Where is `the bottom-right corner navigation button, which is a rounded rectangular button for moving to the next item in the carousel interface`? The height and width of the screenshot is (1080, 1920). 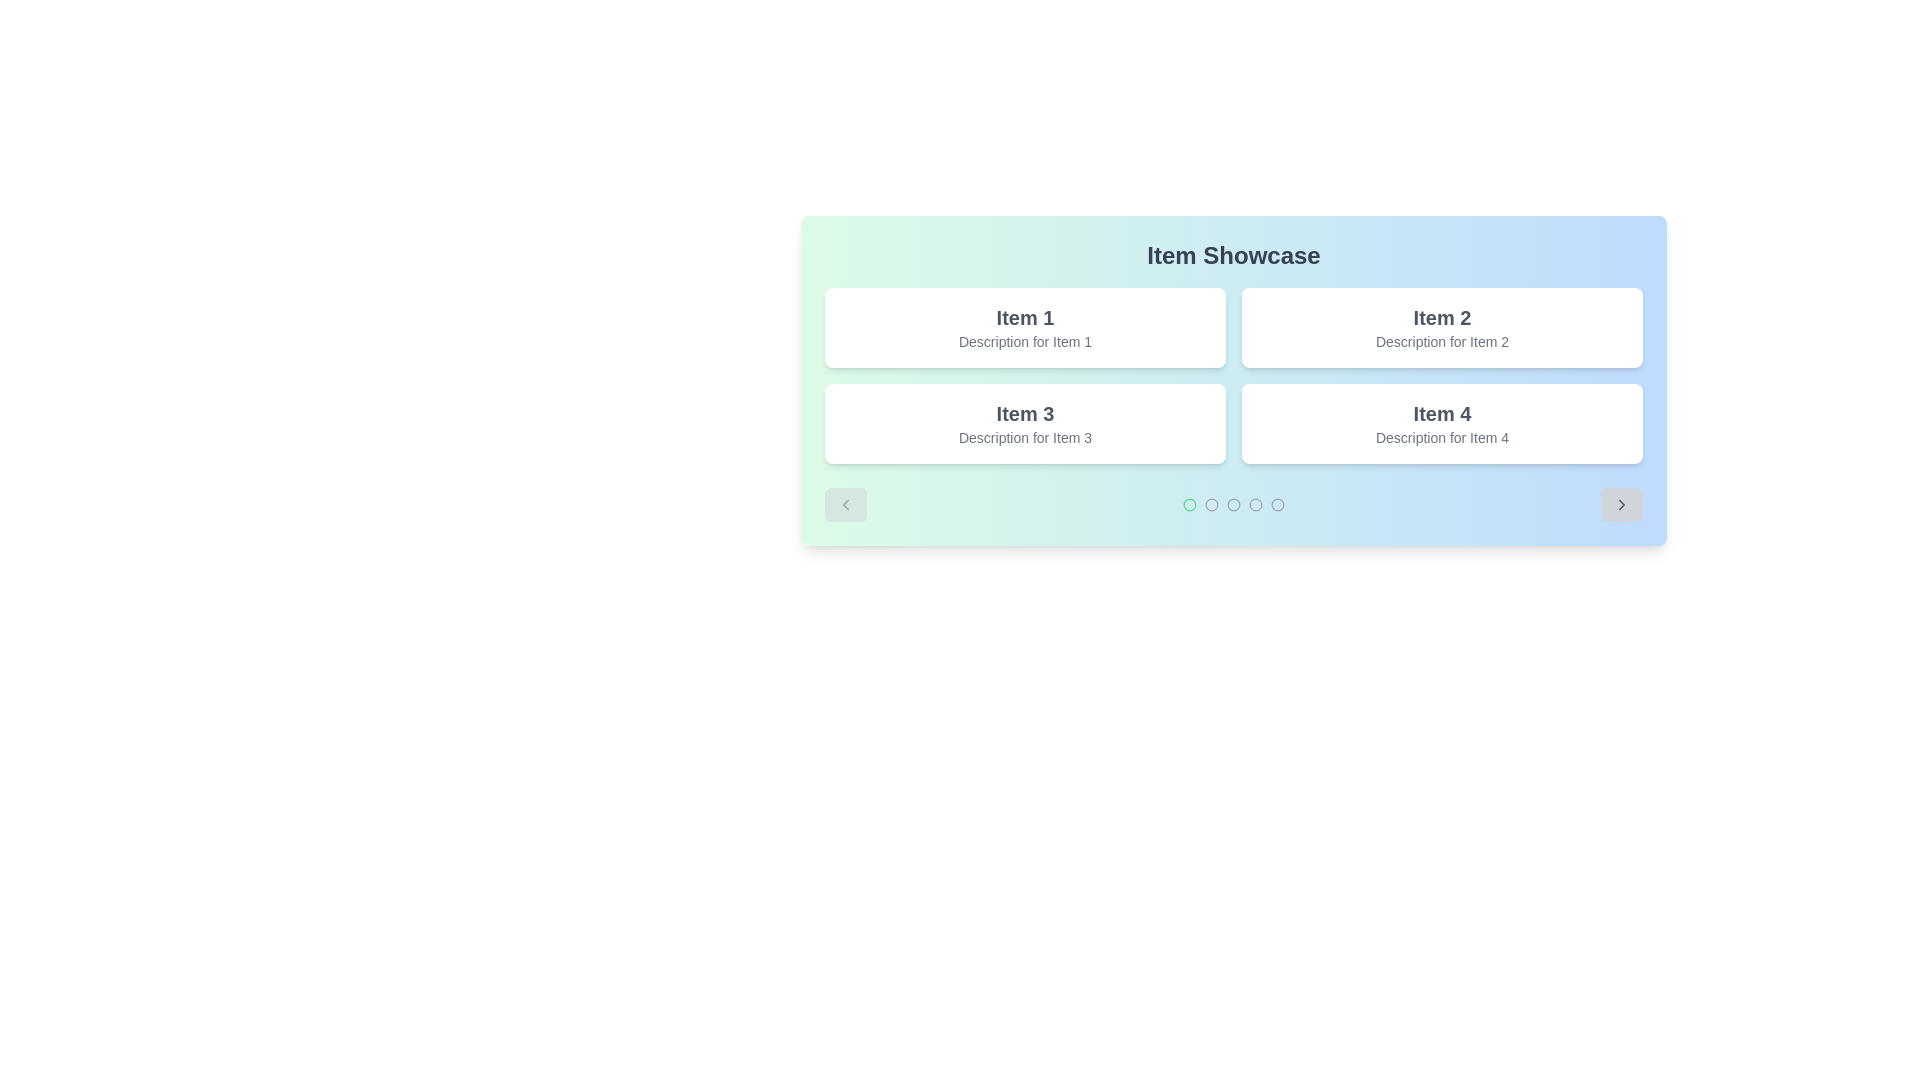 the bottom-right corner navigation button, which is a rounded rectangular button for moving to the next item in the carousel interface is located at coordinates (1622, 504).